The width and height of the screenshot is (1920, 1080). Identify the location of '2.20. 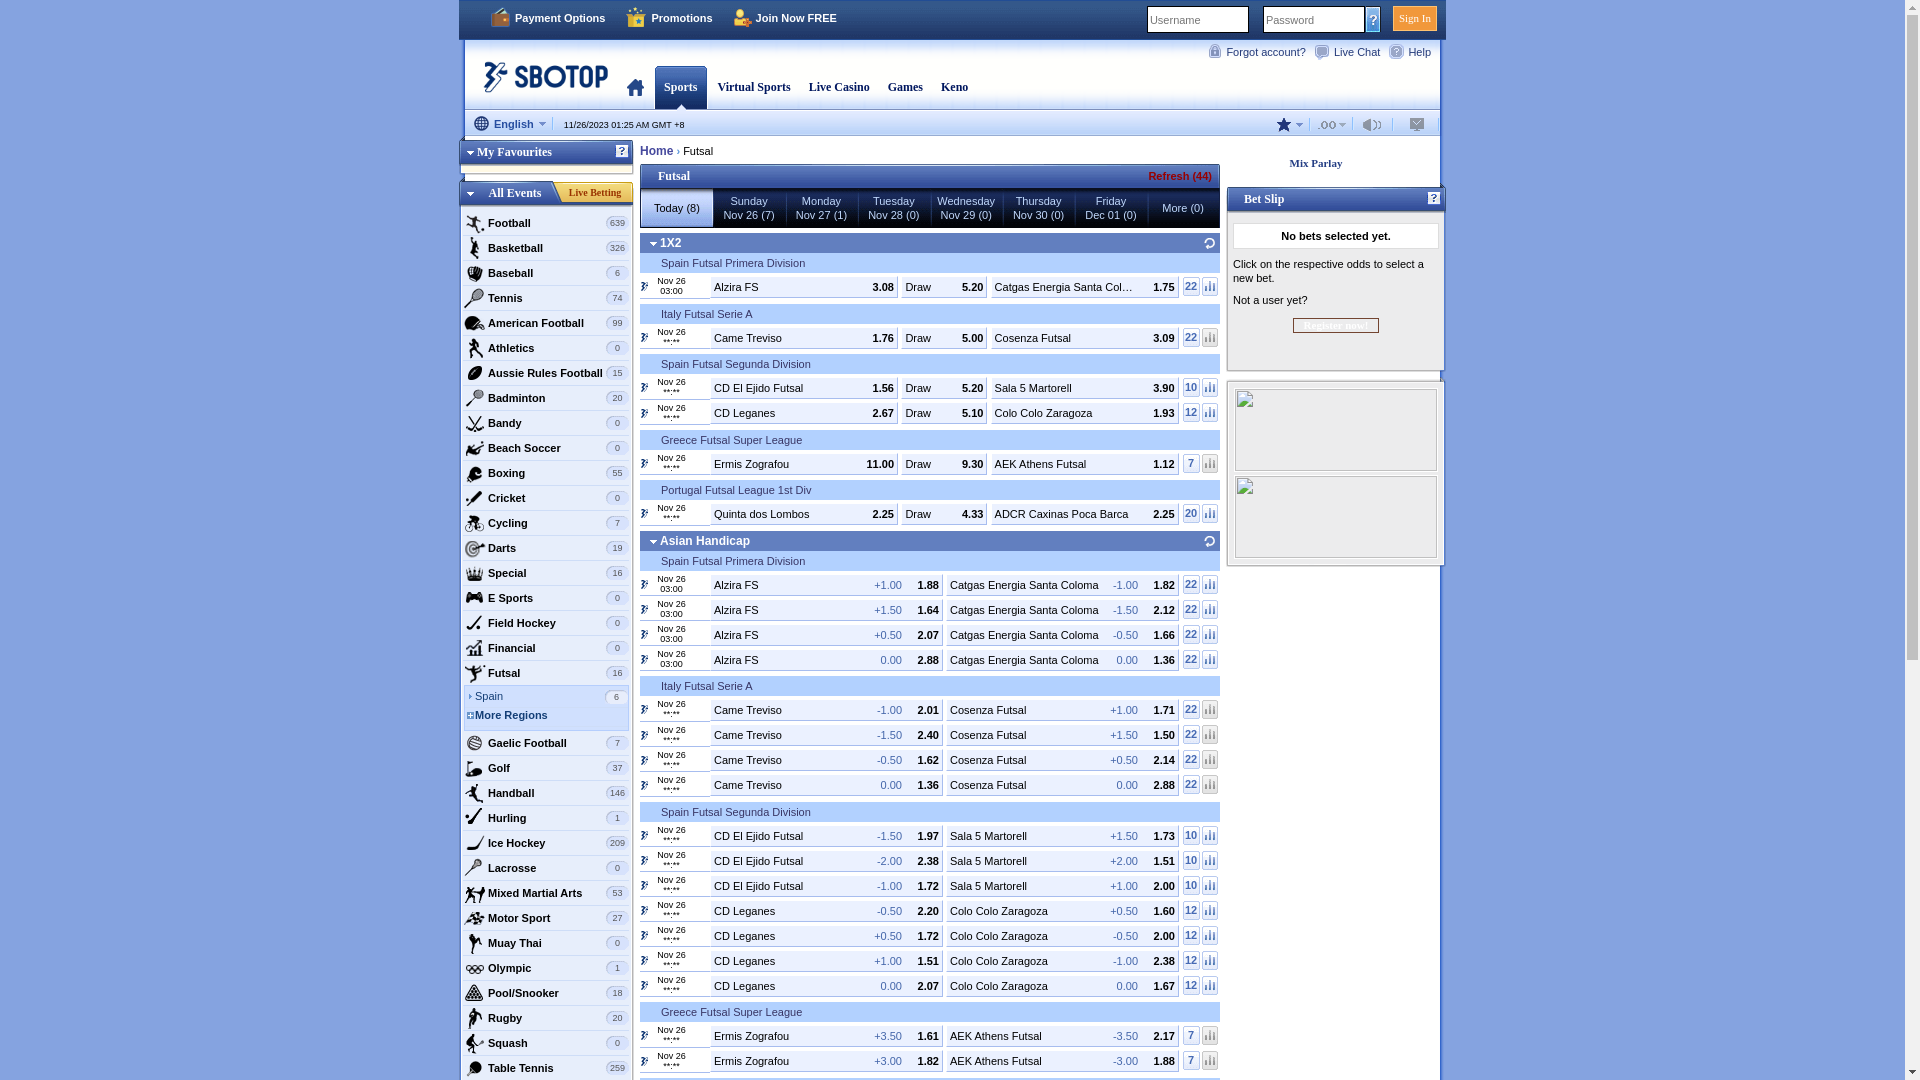
(826, 910).